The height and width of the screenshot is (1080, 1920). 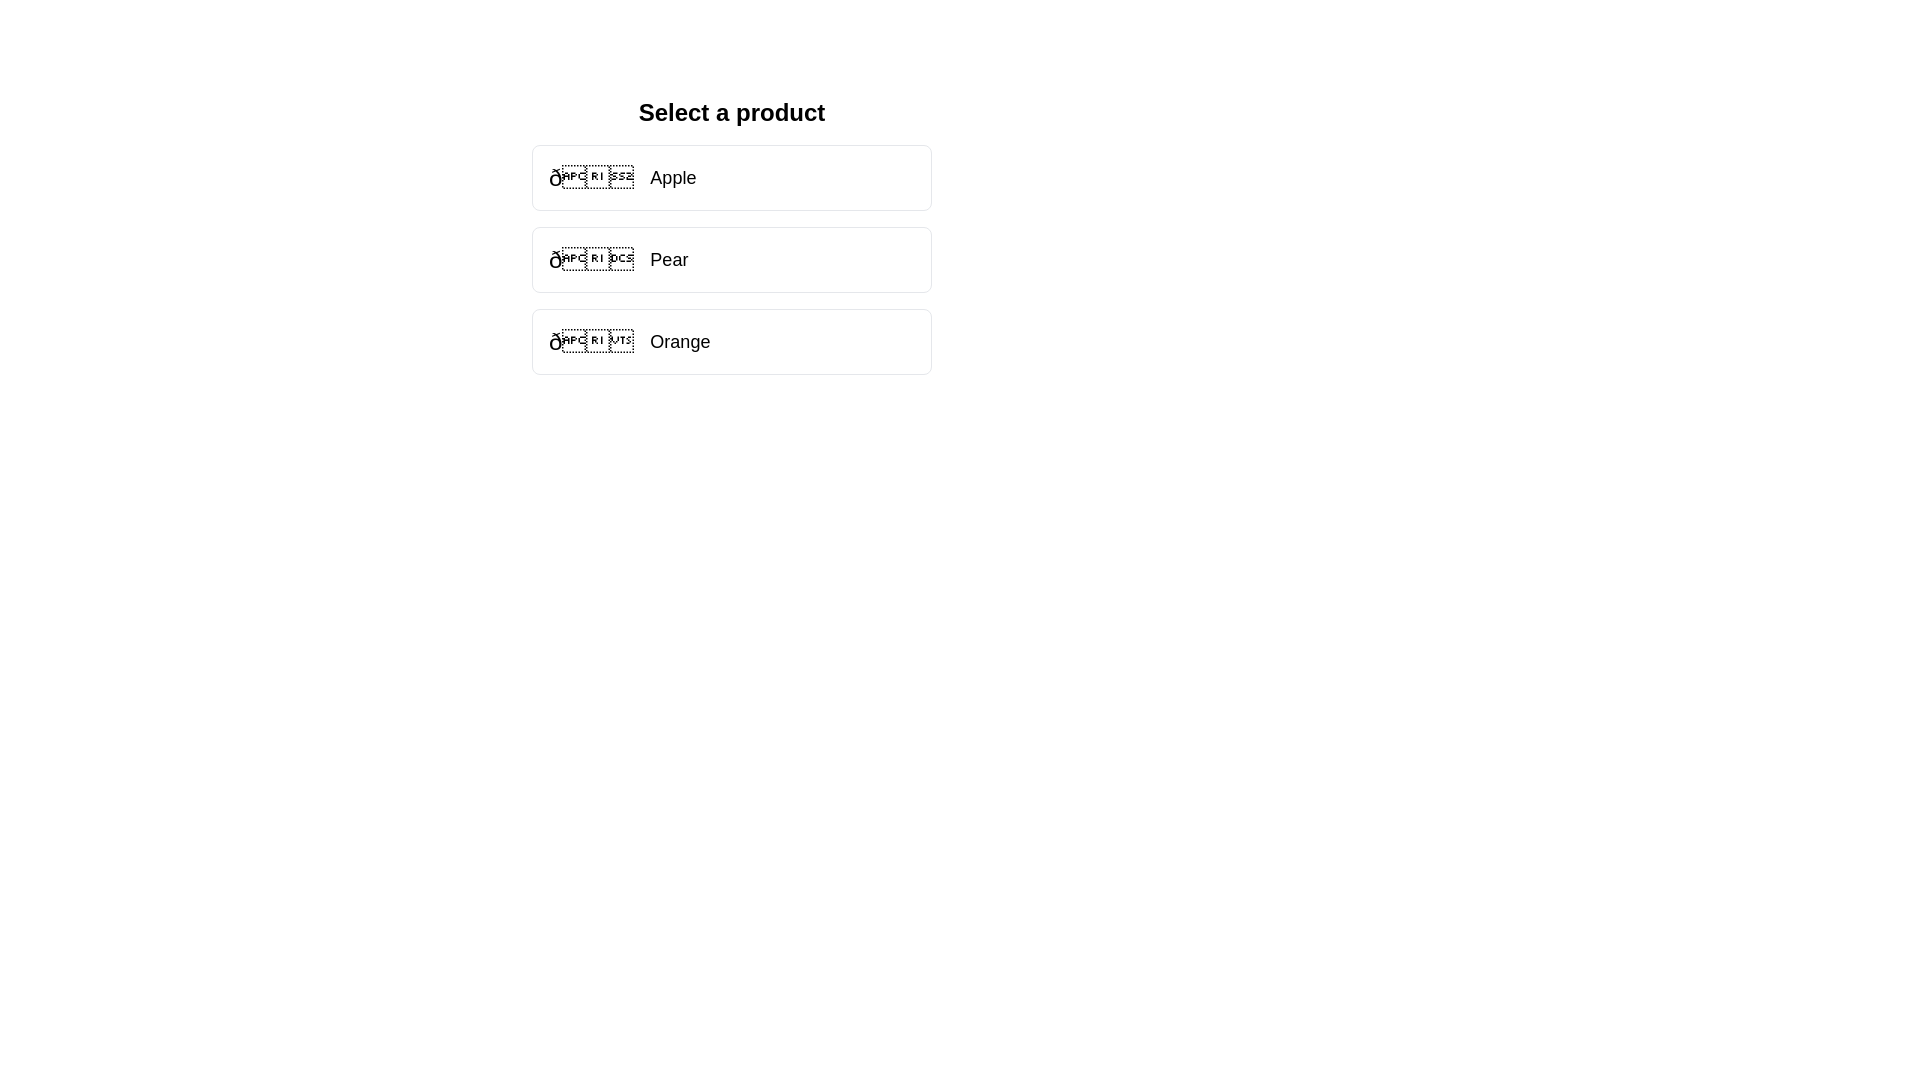 I want to click on the 'Apple' text display with icon, so click(x=621, y=176).